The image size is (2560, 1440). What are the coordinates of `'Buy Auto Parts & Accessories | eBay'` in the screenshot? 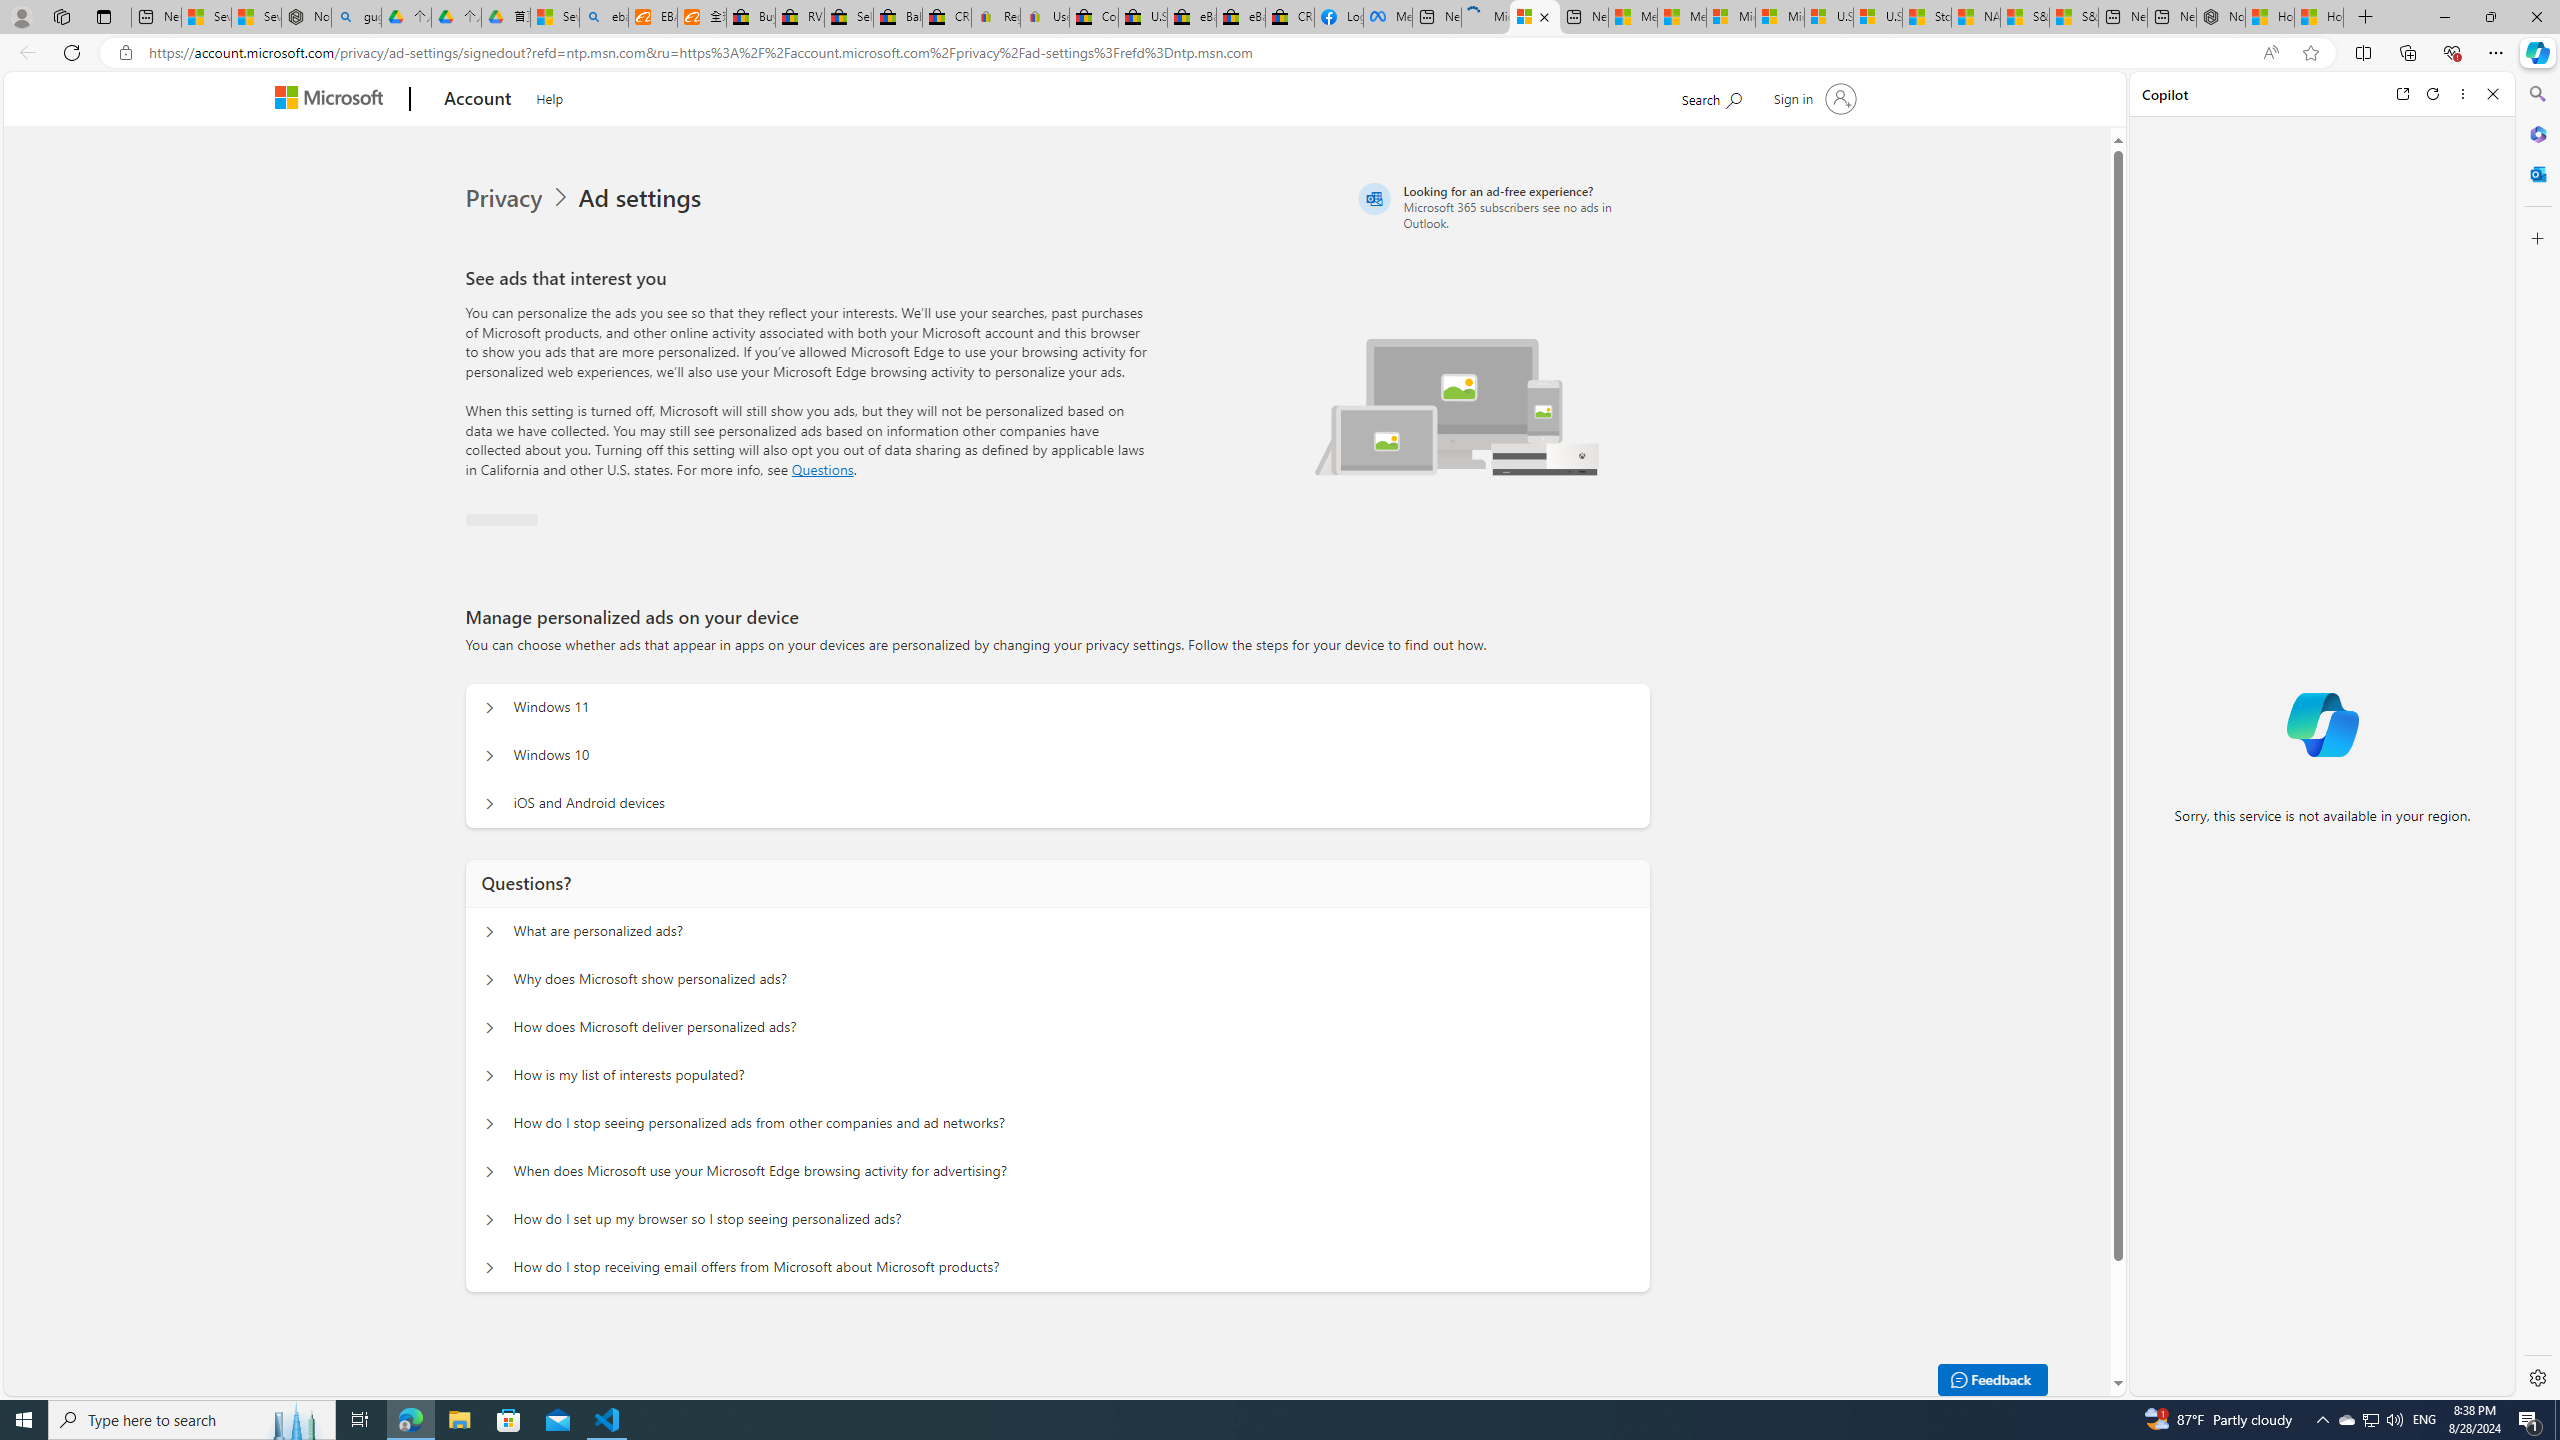 It's located at (750, 16).